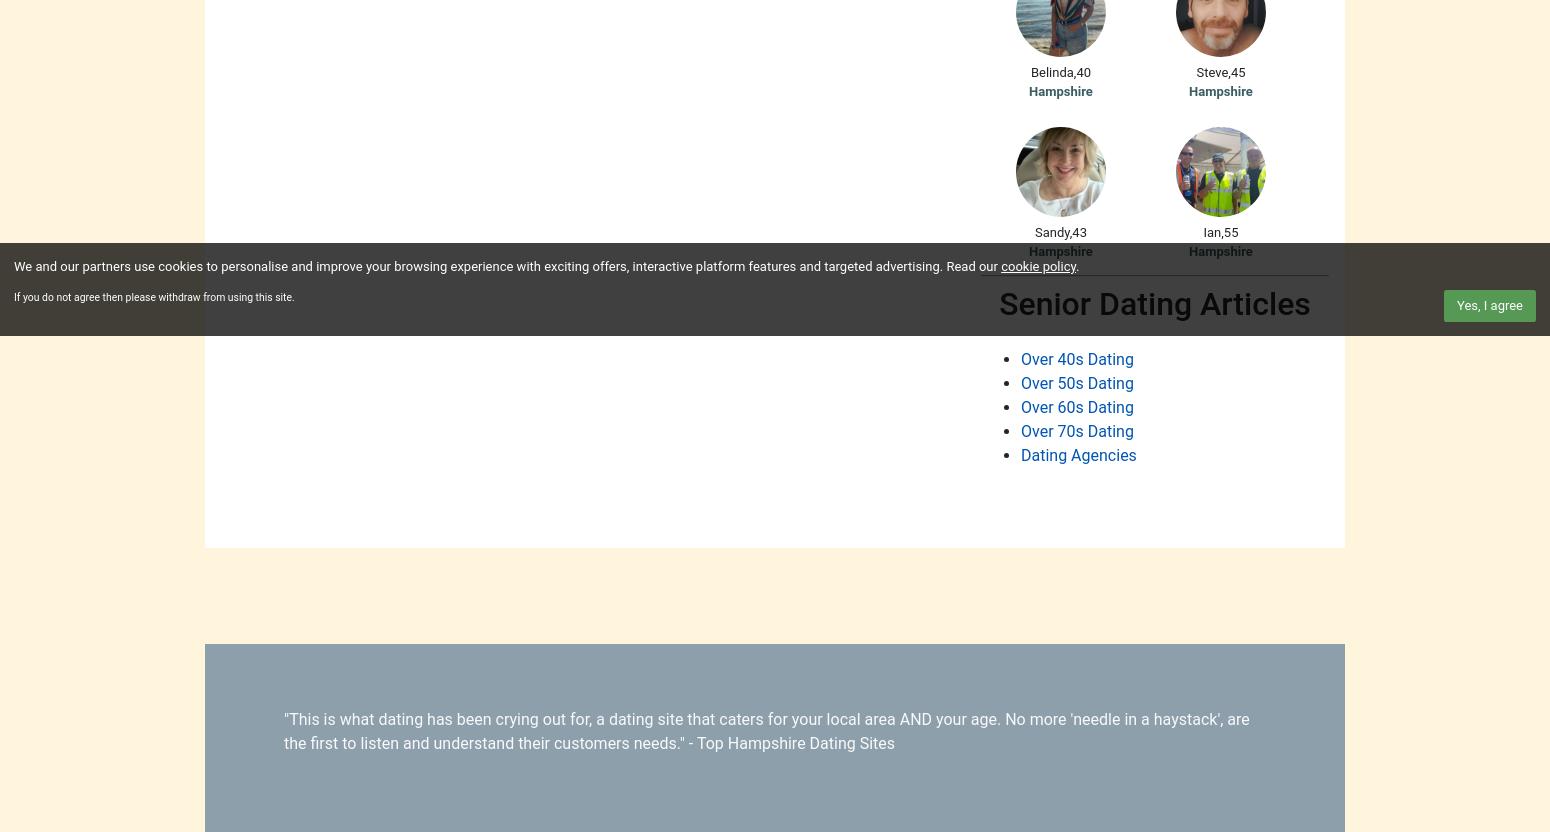 The width and height of the screenshot is (1550, 832). What do you see at coordinates (1051, 231) in the screenshot?
I see `'Sandy'` at bounding box center [1051, 231].